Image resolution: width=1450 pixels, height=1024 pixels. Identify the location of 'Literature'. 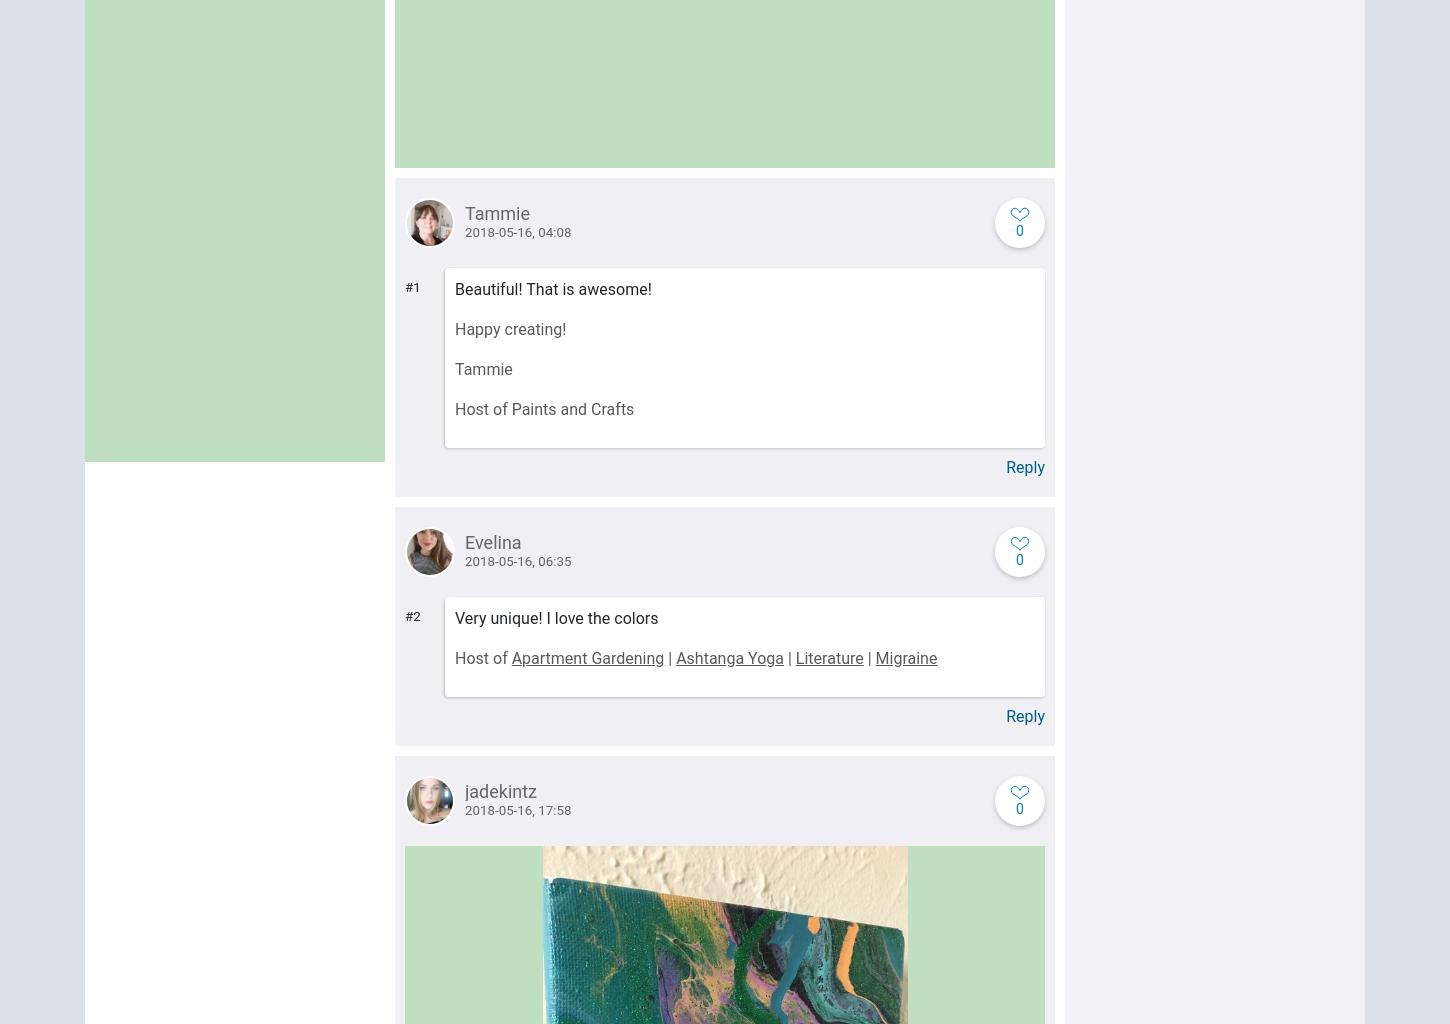
(828, 657).